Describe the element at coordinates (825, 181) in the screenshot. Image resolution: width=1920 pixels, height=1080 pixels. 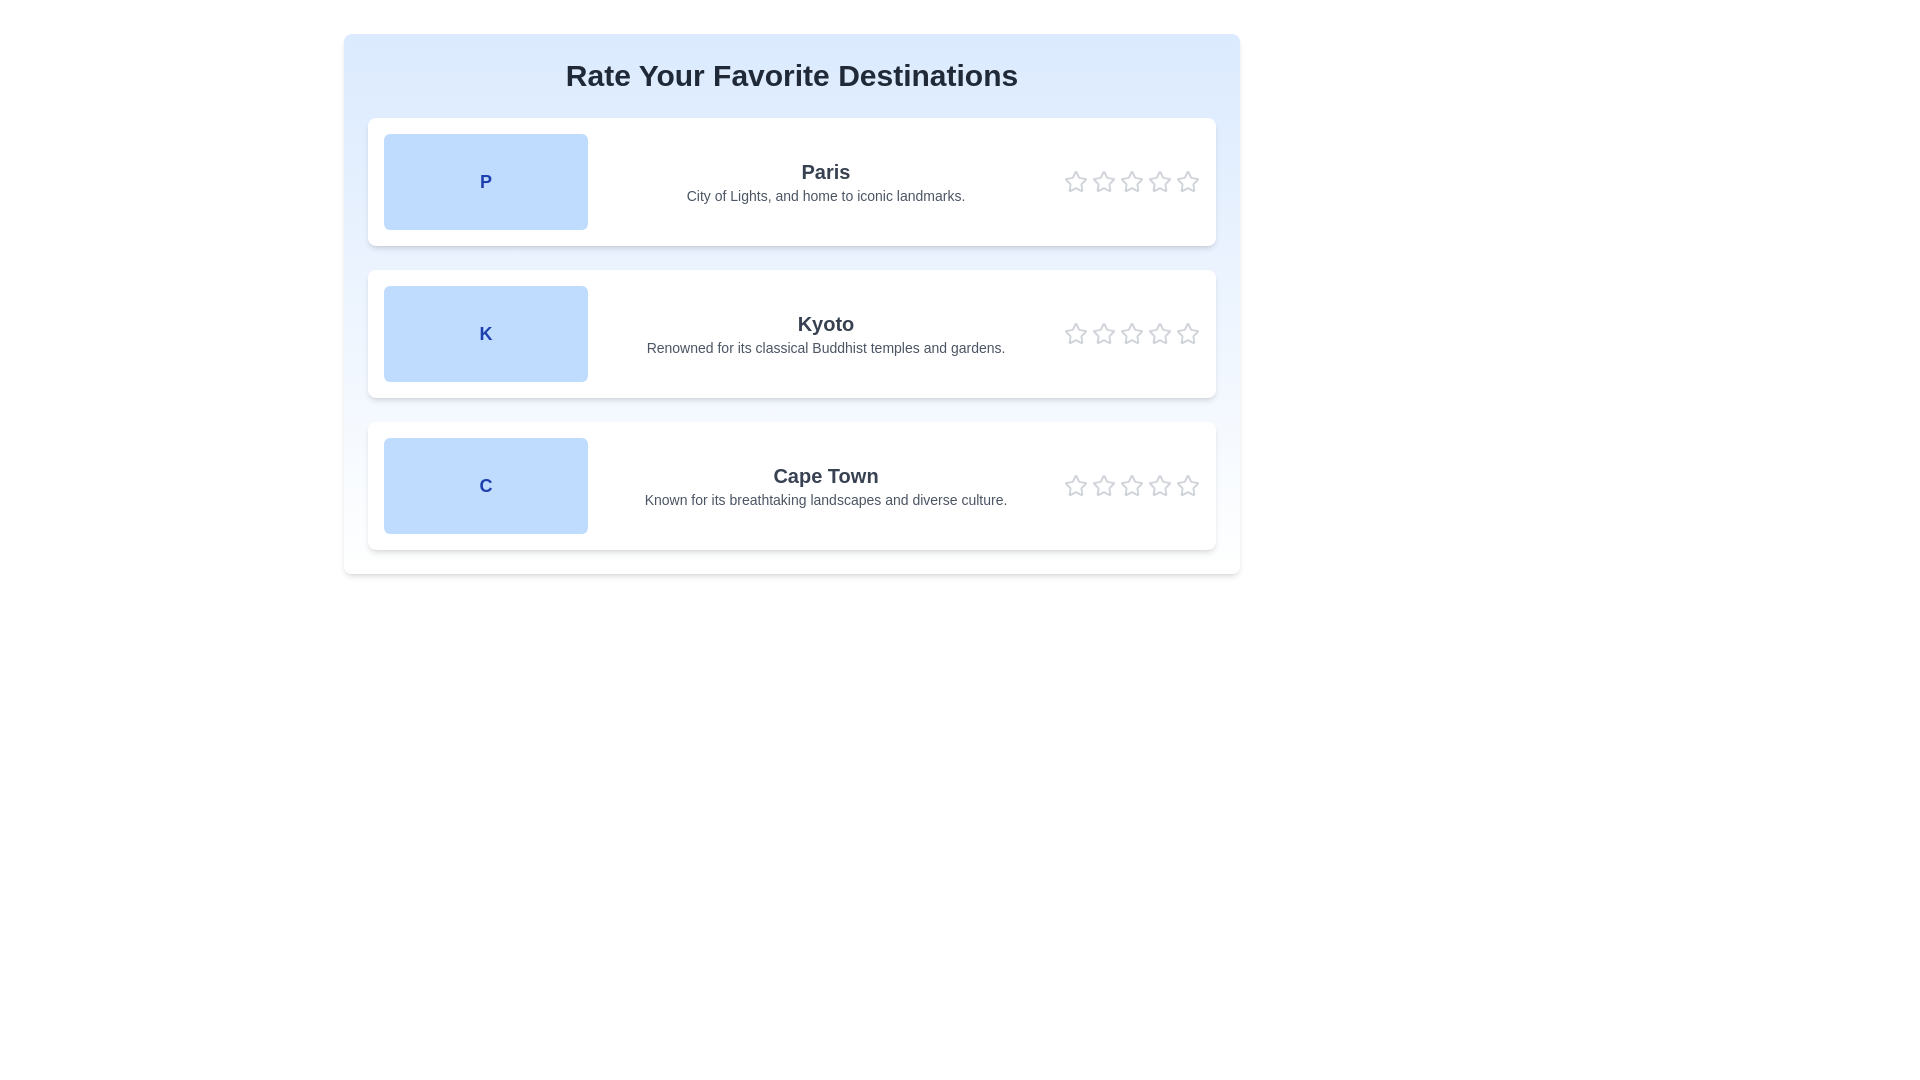
I see `the title and description label for Paris, which is located in the first row of a card-based interface above a blue box with the letter 'P' and before a row of stars for rating` at that location.